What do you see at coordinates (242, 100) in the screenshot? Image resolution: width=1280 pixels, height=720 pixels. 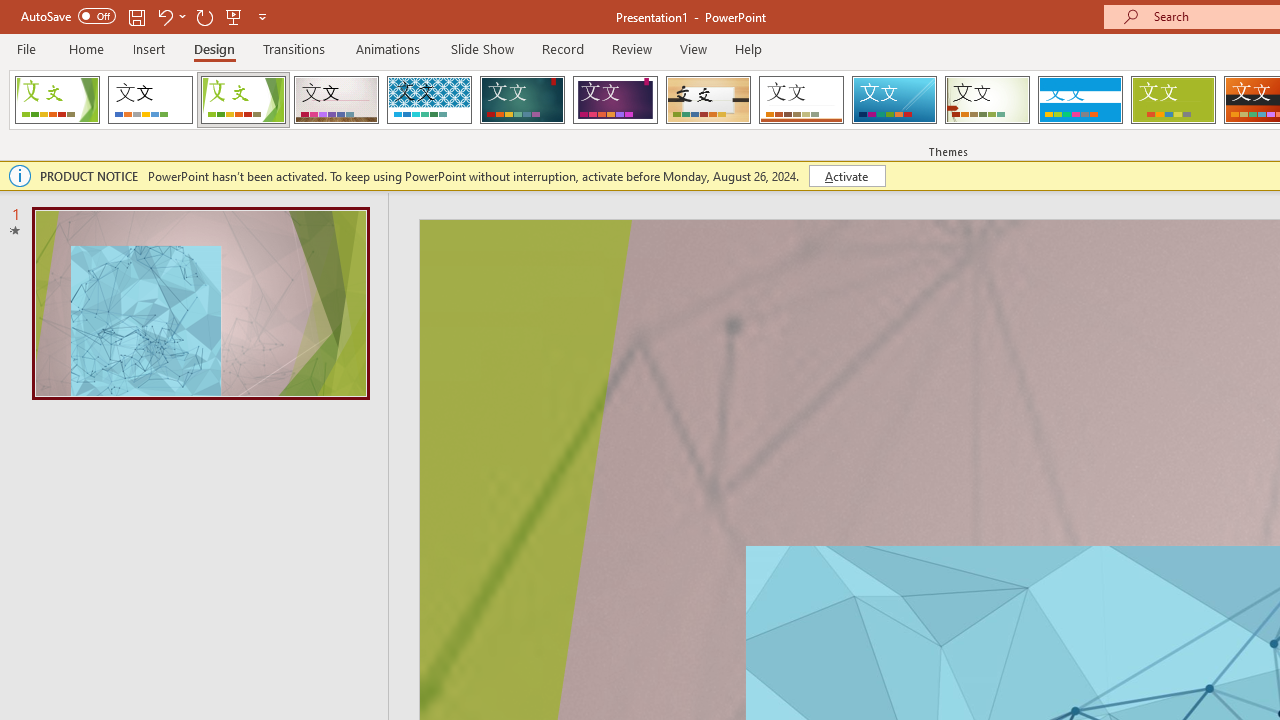 I see `'Facet'` at bounding box center [242, 100].